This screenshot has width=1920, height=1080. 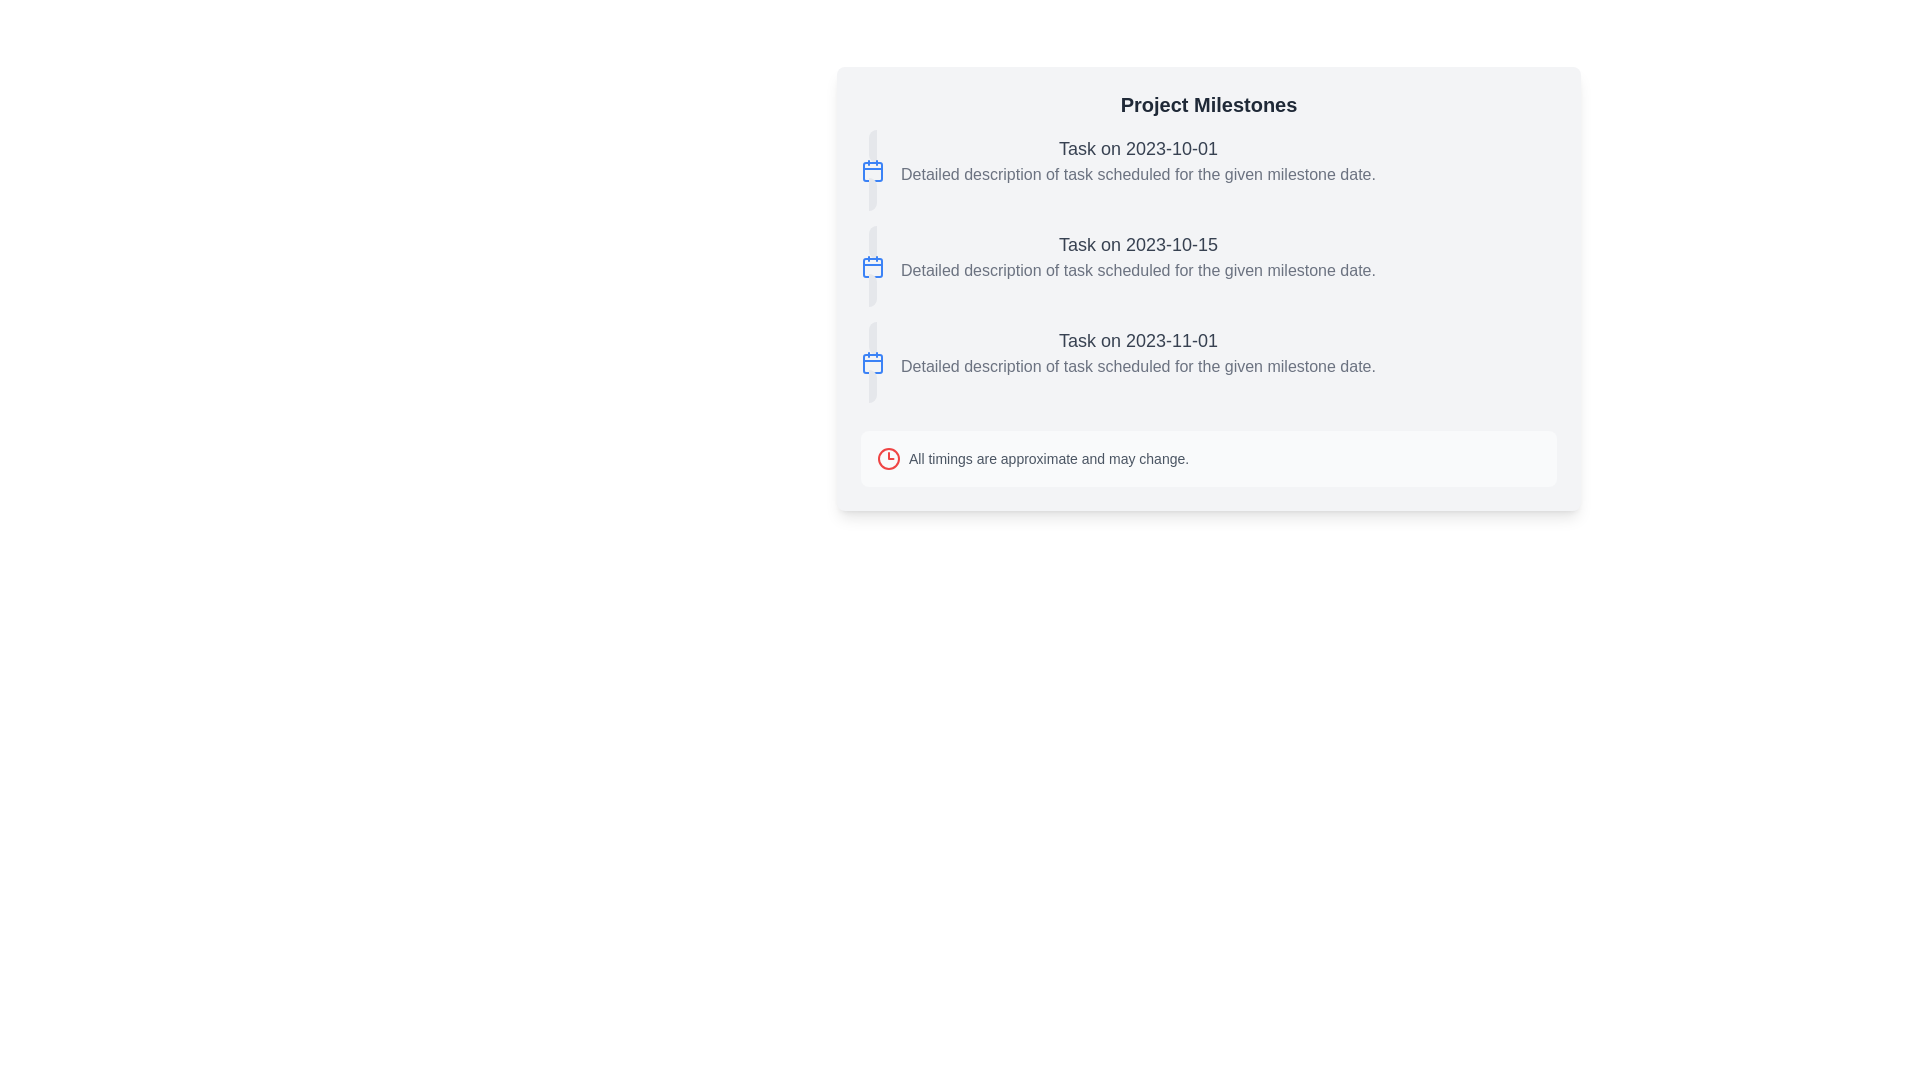 I want to click on the milestone date text label displaying '2023-11-01', which serves as the title for the associated milestone details, so click(x=1138, y=339).